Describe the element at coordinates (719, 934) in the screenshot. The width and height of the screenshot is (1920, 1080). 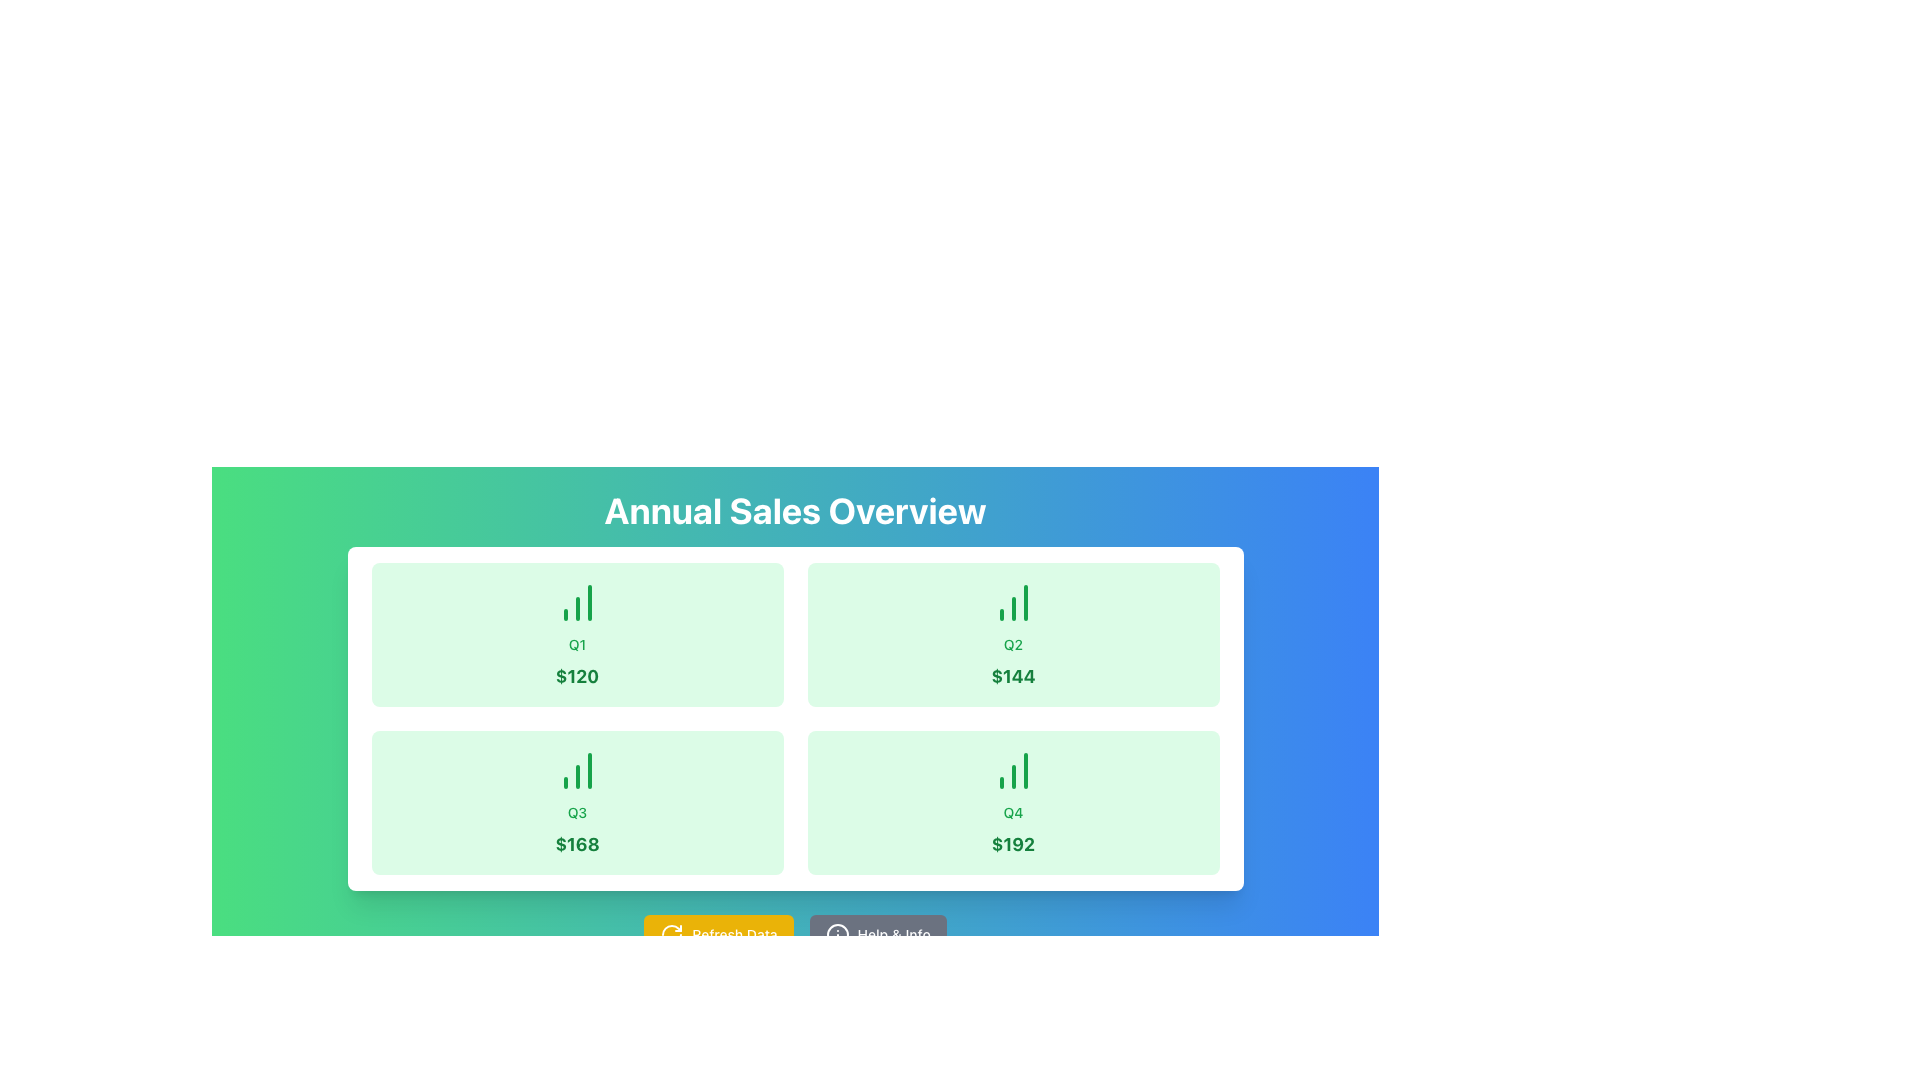
I see `the bright yellow 'Refresh Data' button with rounded corners and a circular arrow icon, located towards the lower center of the interface` at that location.